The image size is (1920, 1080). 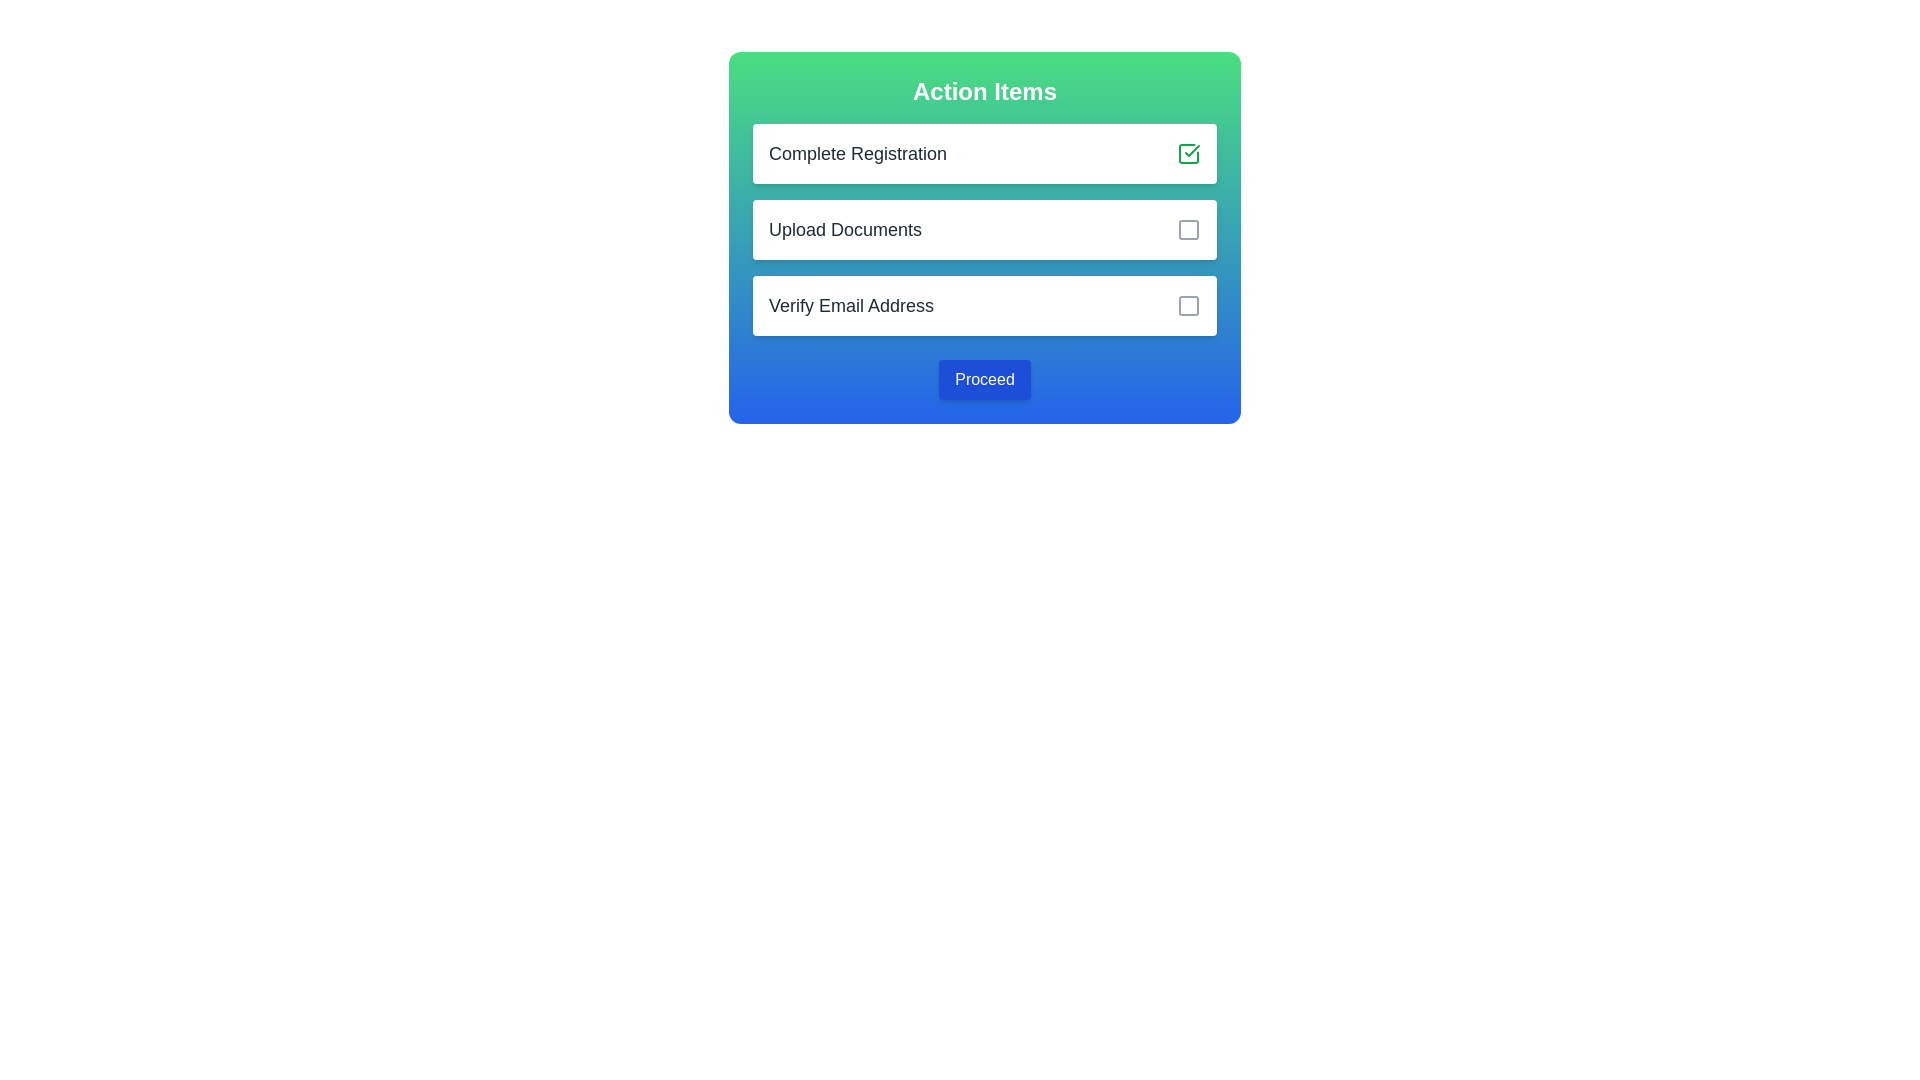 I want to click on the 'Action Items' list item with a checkbox that allows users to upload documents, which is the second item in the list, so click(x=984, y=229).